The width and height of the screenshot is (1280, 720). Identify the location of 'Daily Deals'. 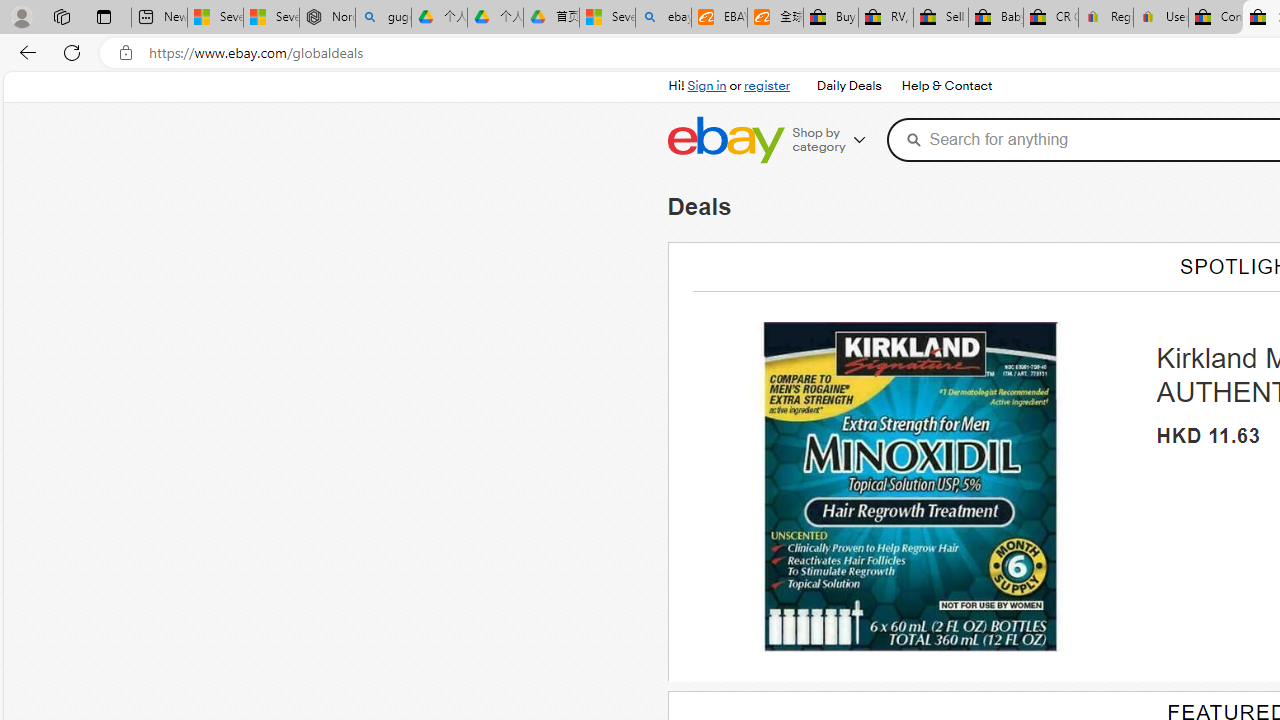
(849, 86).